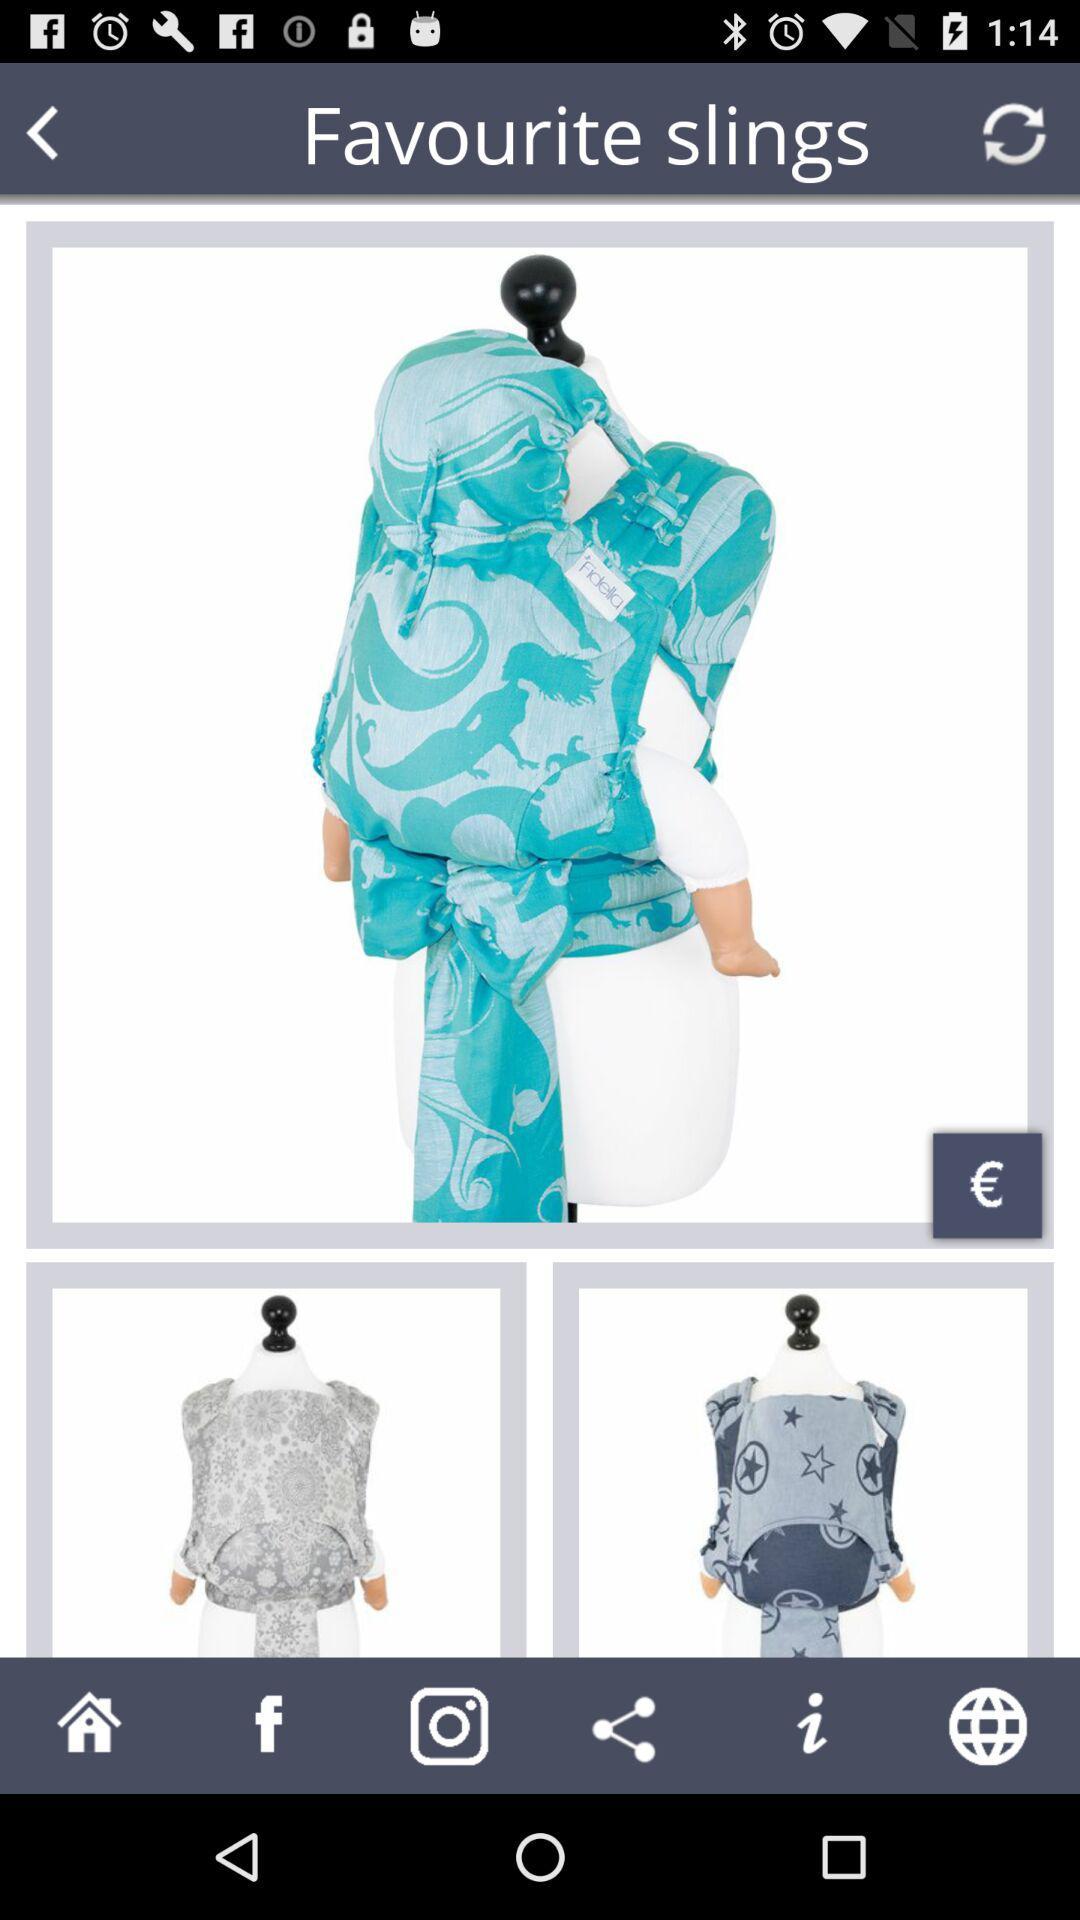 The height and width of the screenshot is (1920, 1080). Describe the element at coordinates (88, 1724) in the screenshot. I see `go home` at that location.